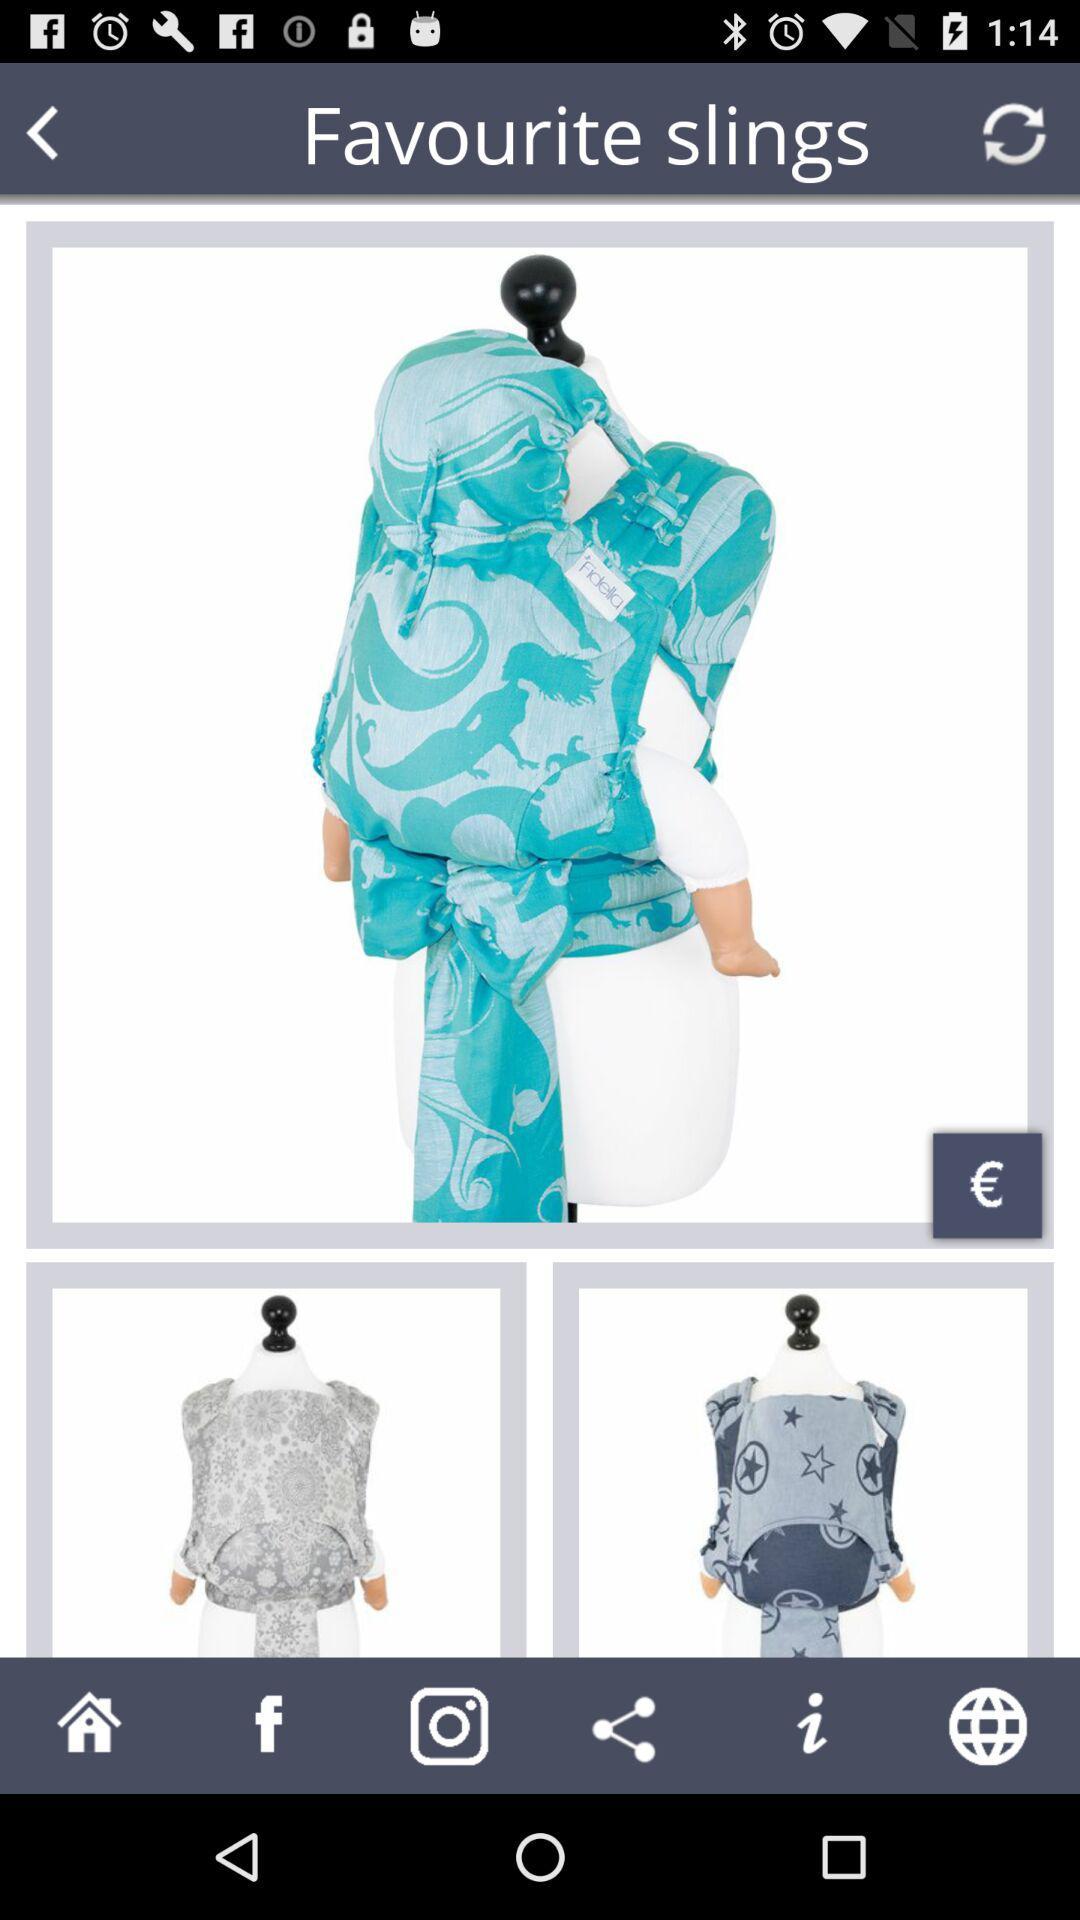 The height and width of the screenshot is (1920, 1080). Describe the element at coordinates (88, 1724) in the screenshot. I see `go home` at that location.